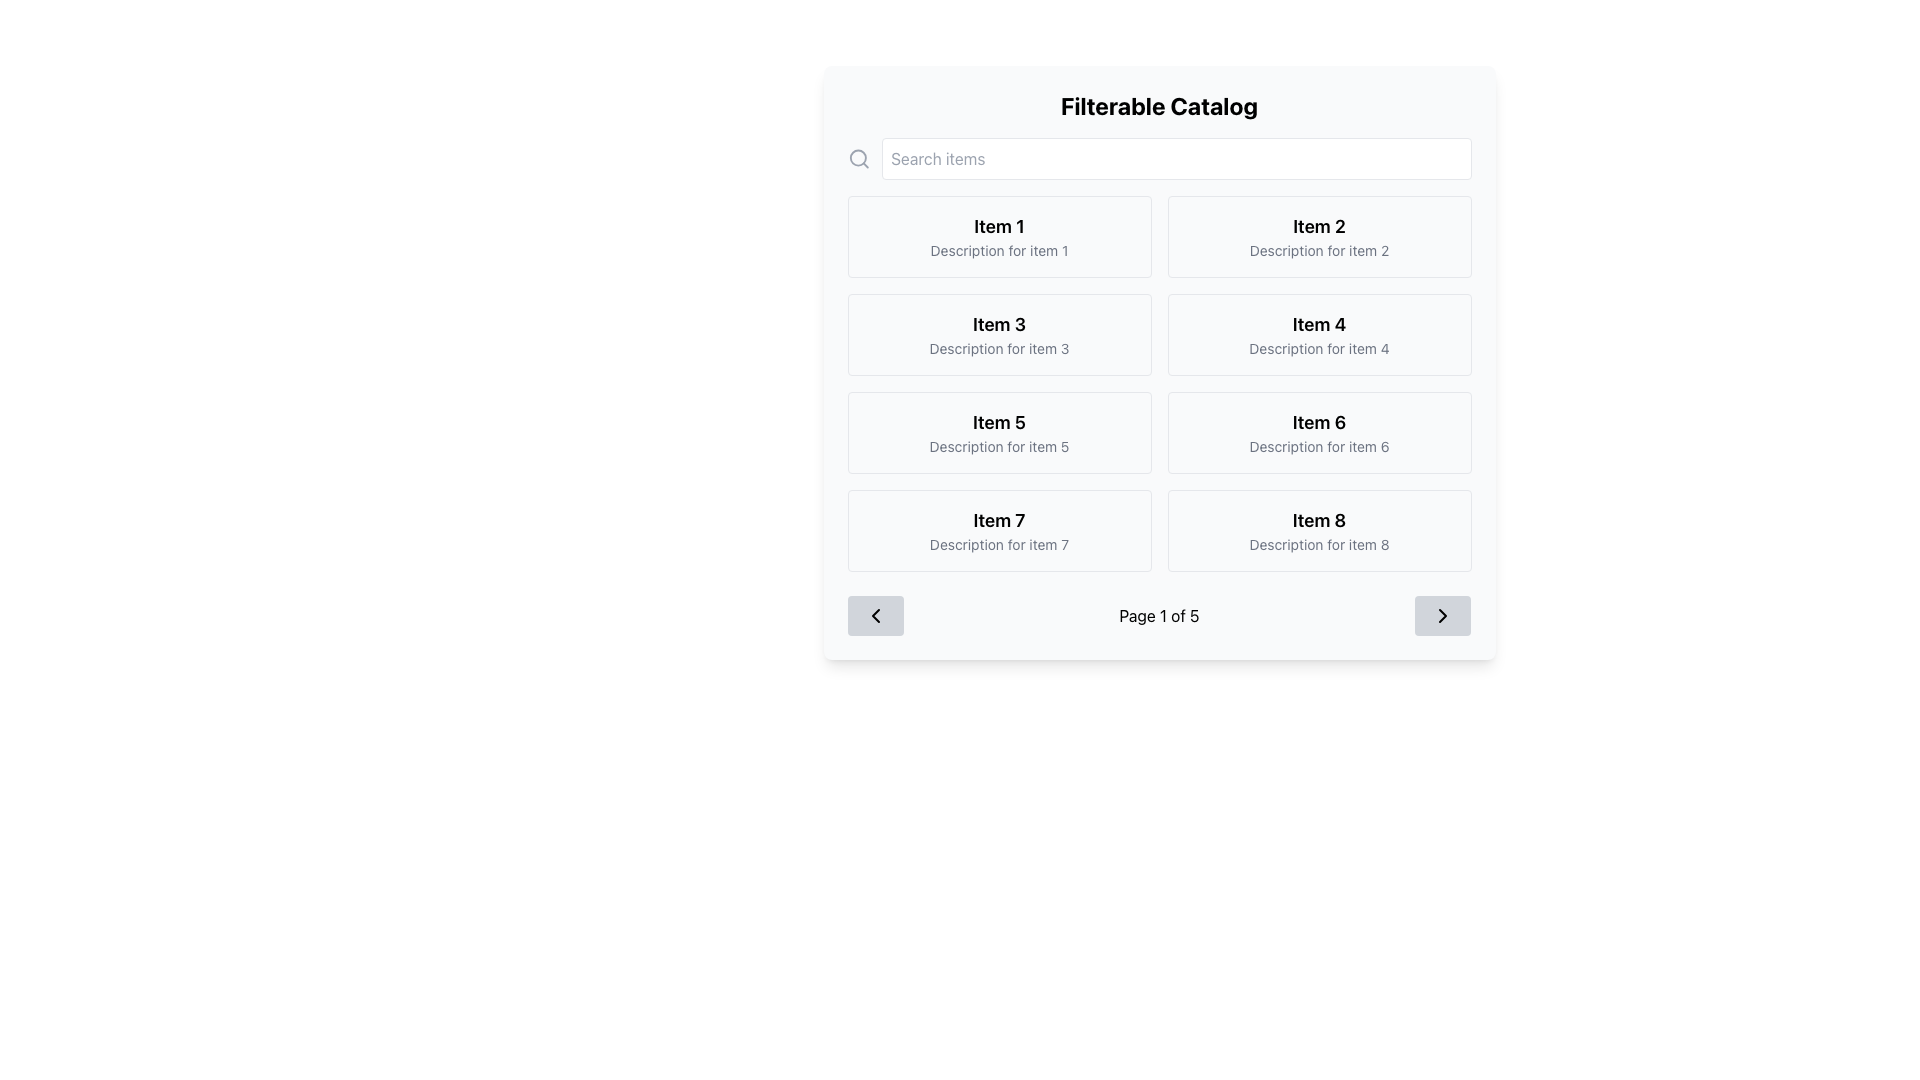  What do you see at coordinates (1319, 226) in the screenshot?
I see `the static text label displaying 'Item 2', which is styled as the main title at the top of the card in the second column of the first row` at bounding box center [1319, 226].